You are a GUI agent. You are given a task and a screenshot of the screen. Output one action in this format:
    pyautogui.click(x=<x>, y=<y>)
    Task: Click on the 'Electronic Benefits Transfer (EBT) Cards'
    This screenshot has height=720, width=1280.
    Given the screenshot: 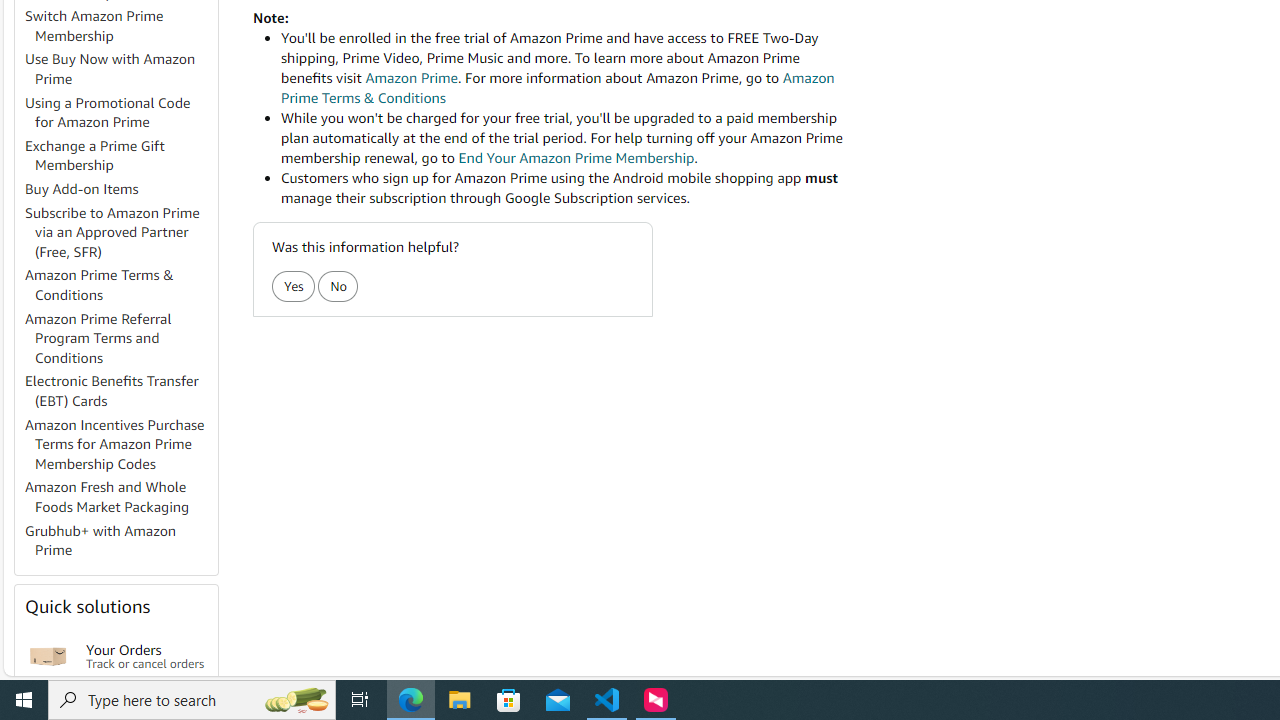 What is the action you would take?
    pyautogui.click(x=119, y=392)
    